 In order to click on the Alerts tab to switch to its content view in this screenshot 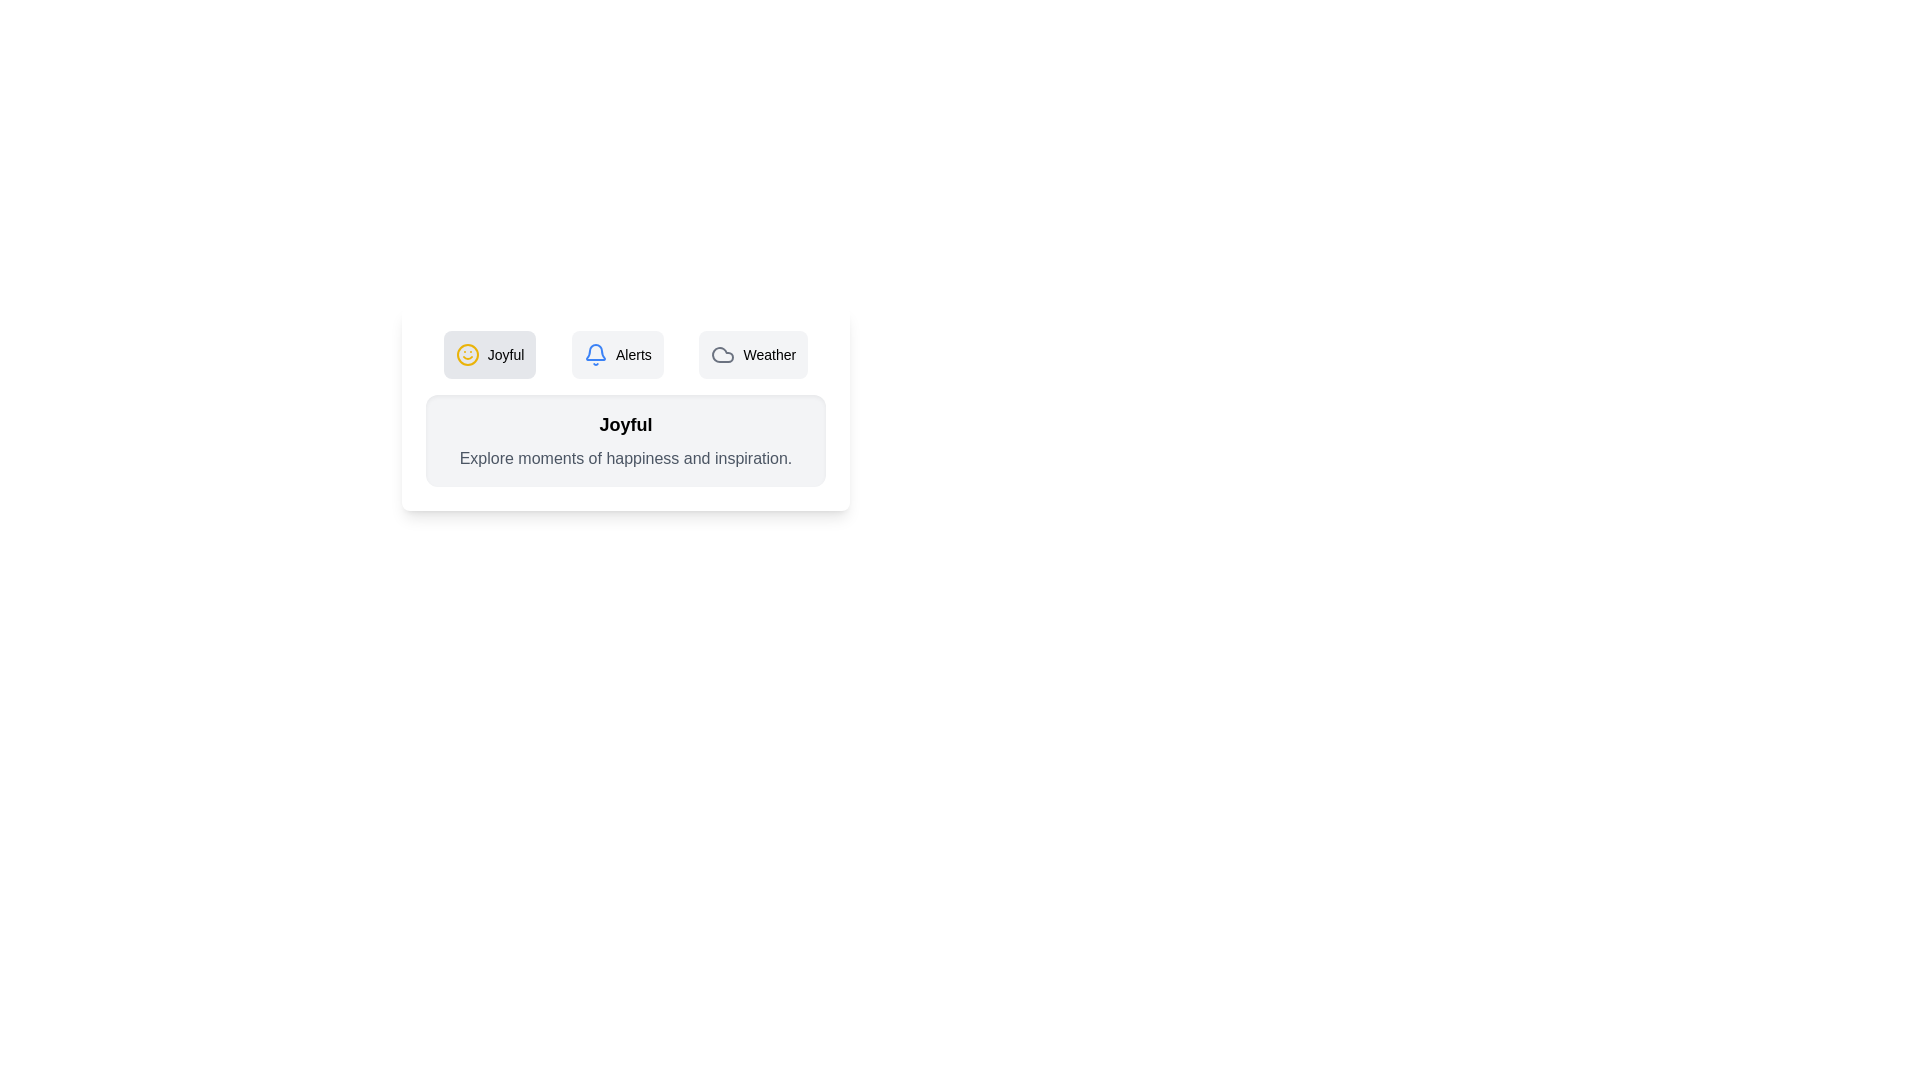, I will do `click(616, 353)`.